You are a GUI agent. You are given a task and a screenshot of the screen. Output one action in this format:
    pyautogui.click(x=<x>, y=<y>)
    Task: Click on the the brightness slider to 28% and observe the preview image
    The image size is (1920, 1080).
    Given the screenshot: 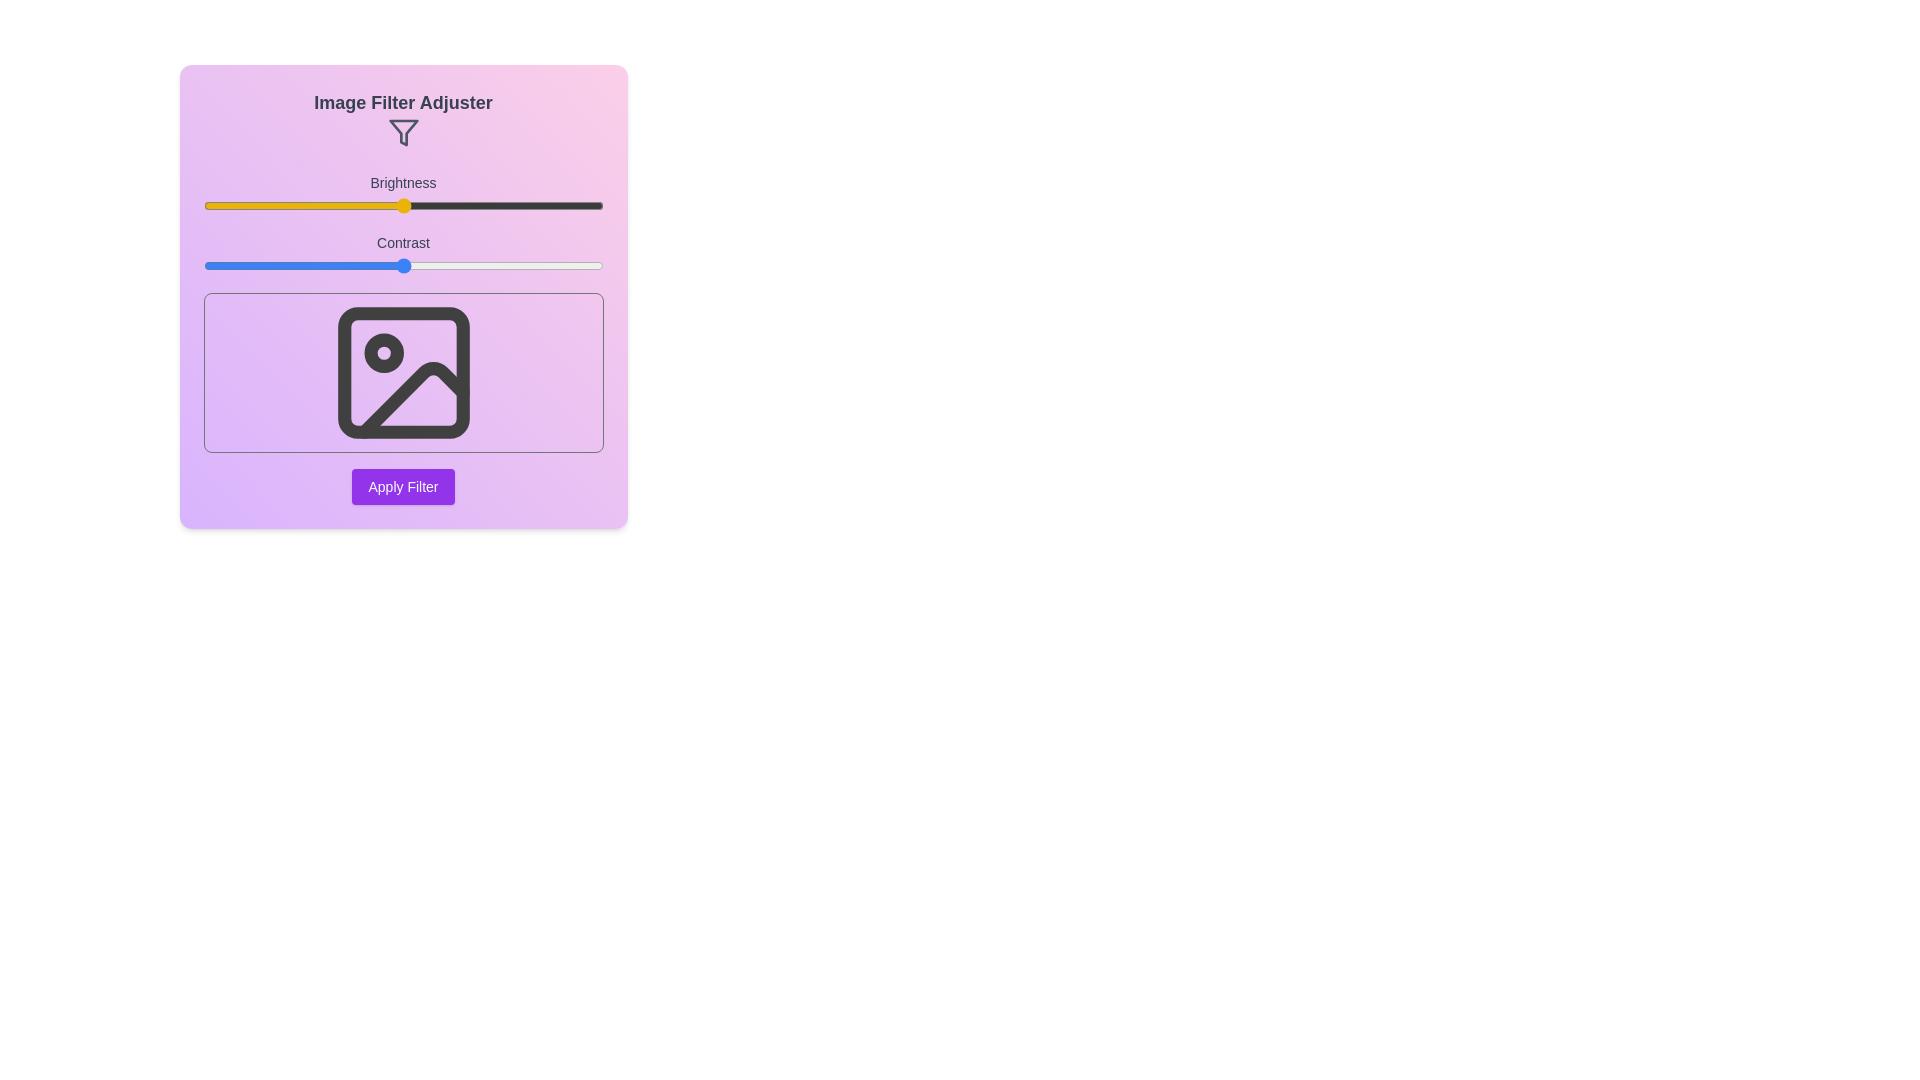 What is the action you would take?
    pyautogui.click(x=314, y=205)
    